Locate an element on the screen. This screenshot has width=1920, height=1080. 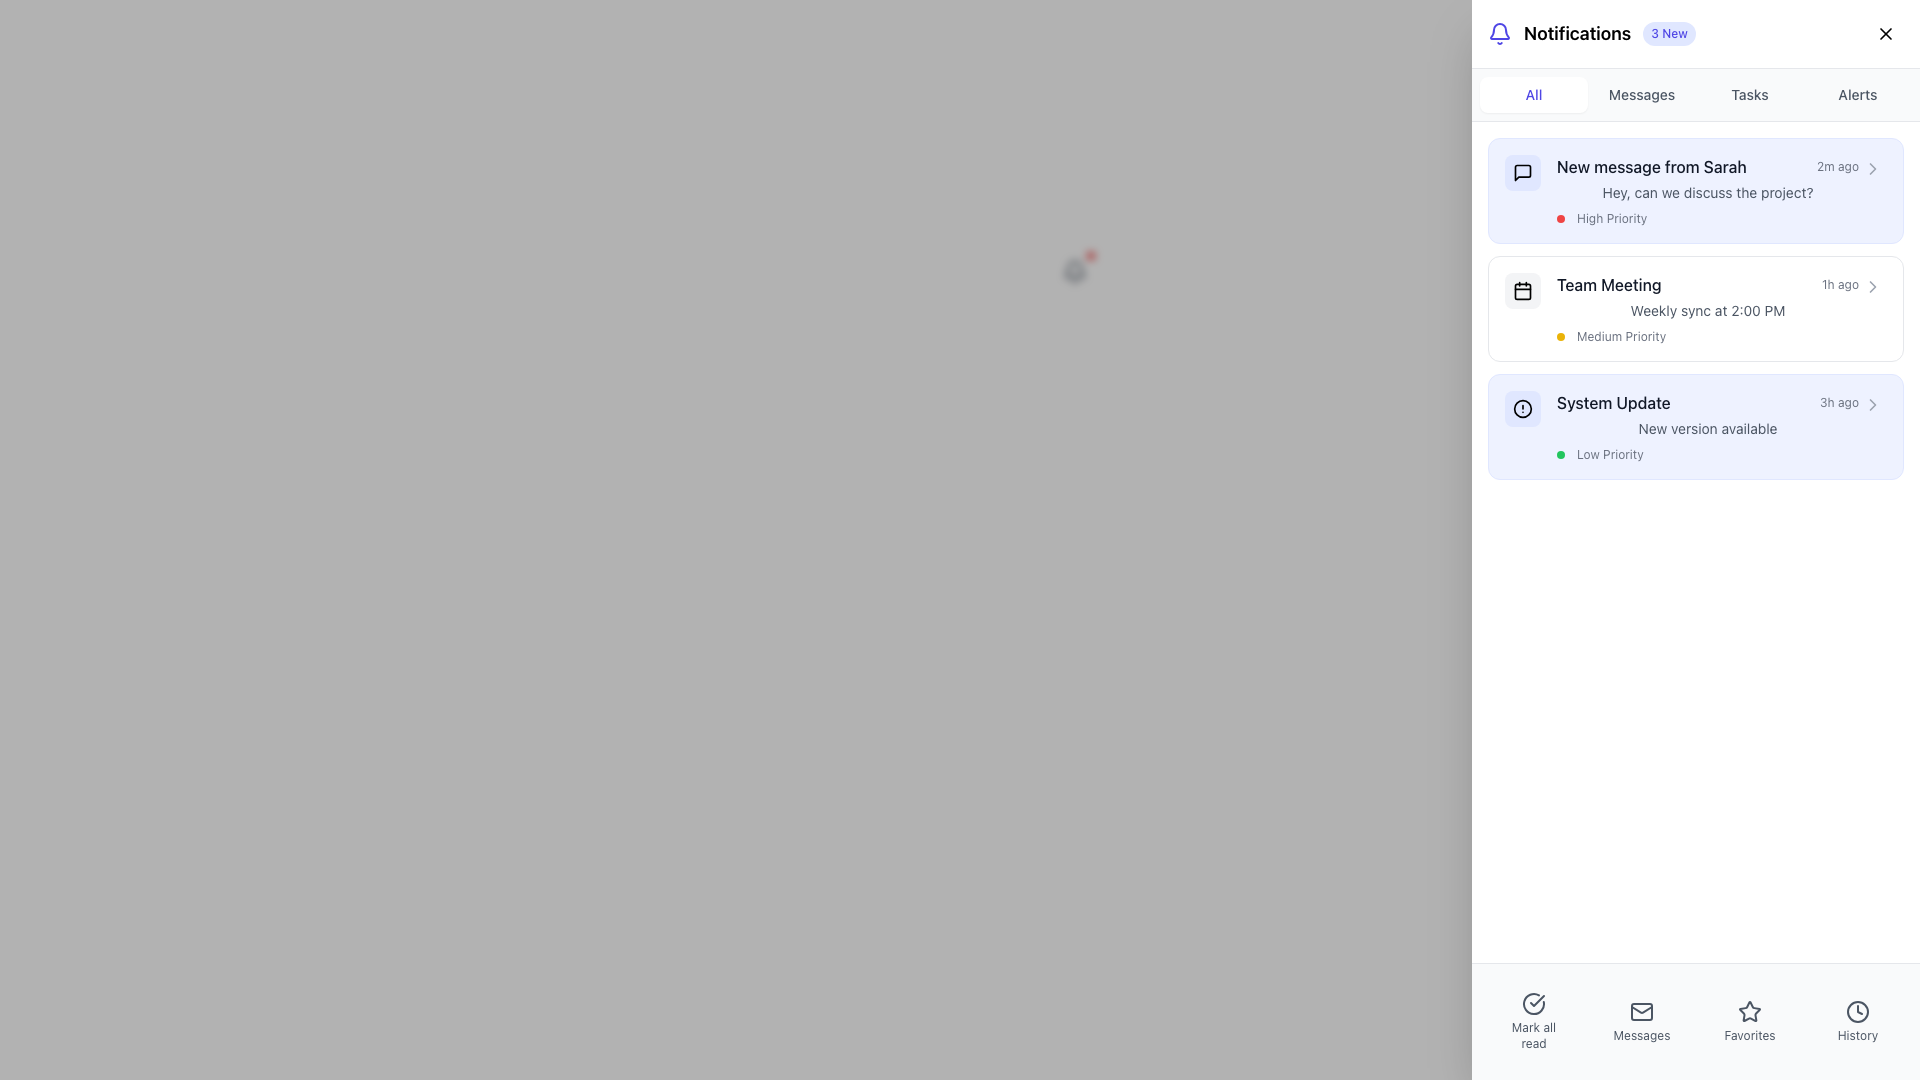
the star icon button representing 'Favorites' in the bottom navigation bar is located at coordinates (1749, 1011).